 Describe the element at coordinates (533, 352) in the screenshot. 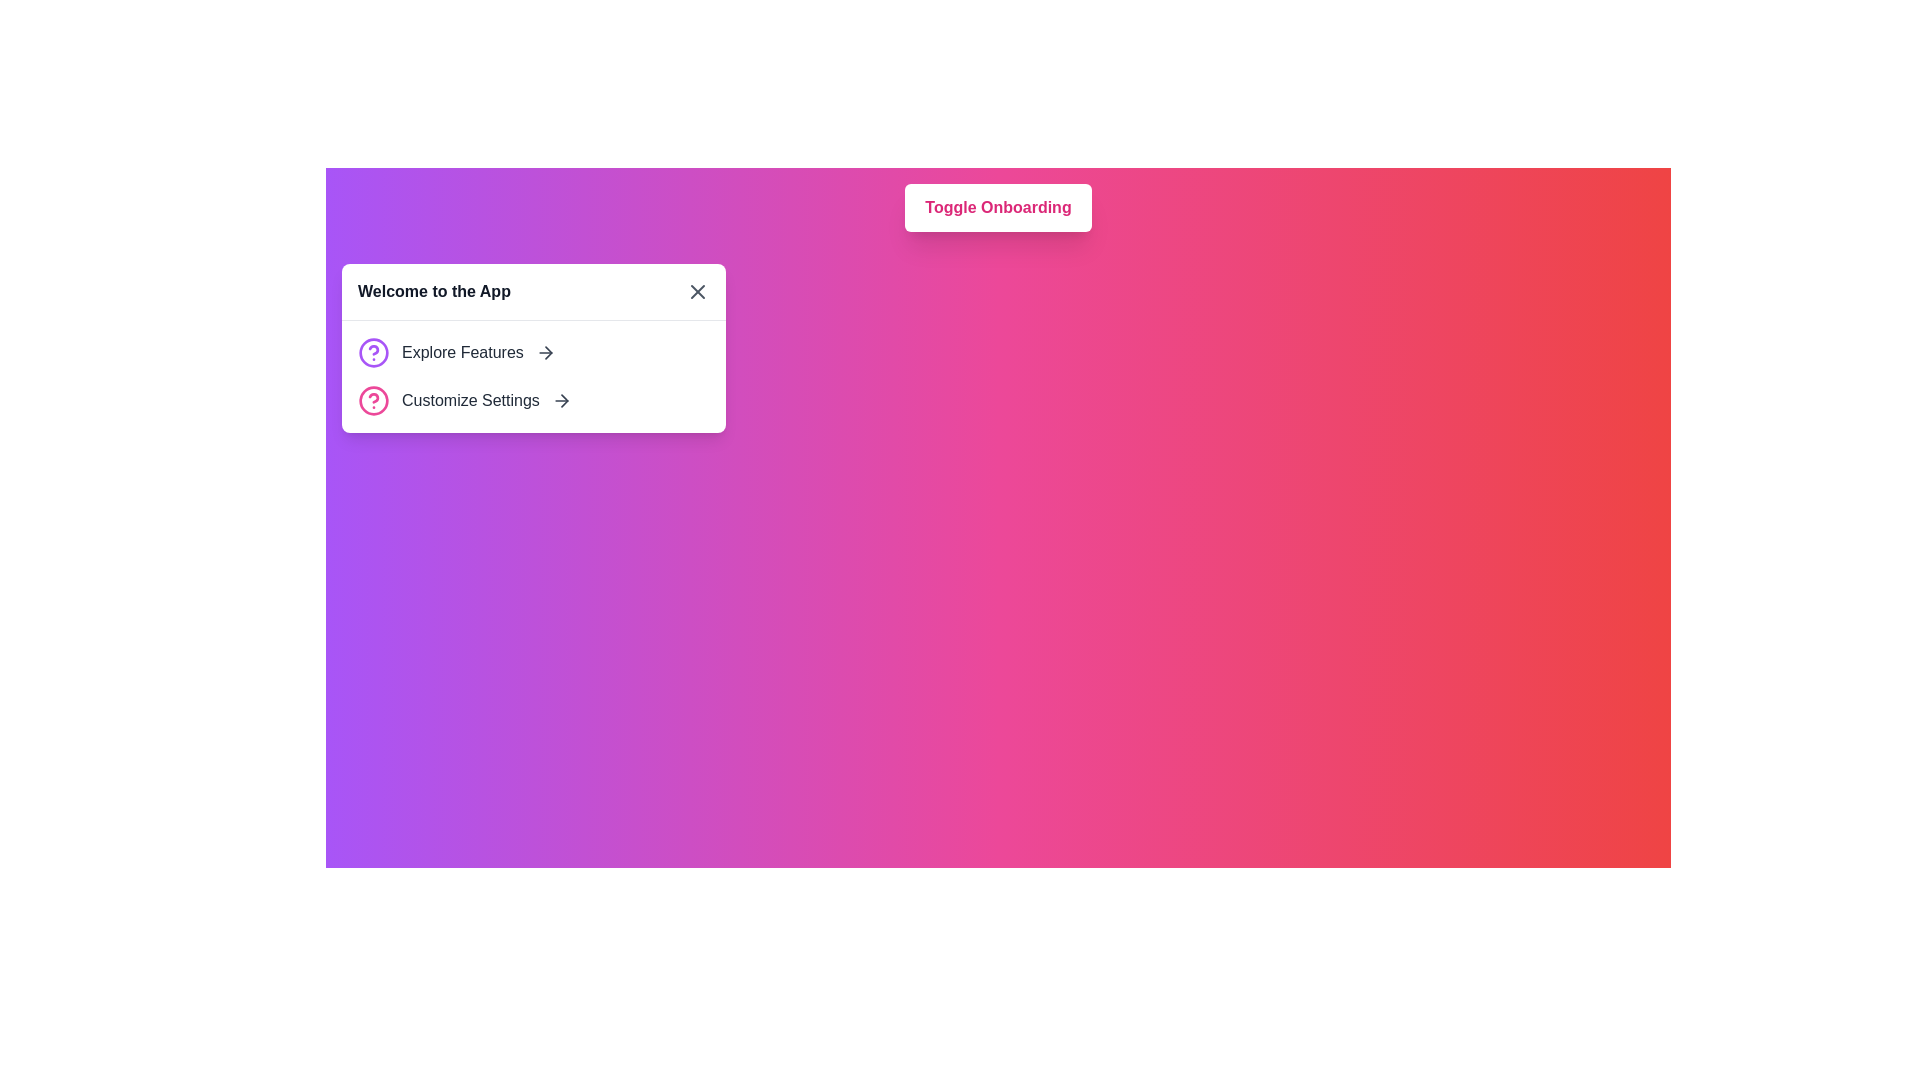

I see `the clickable list item labeled 'Explore Features', which consists of a purple circular question mark icon and a right-arrow icon, to trigger the tooltip or effect` at that location.